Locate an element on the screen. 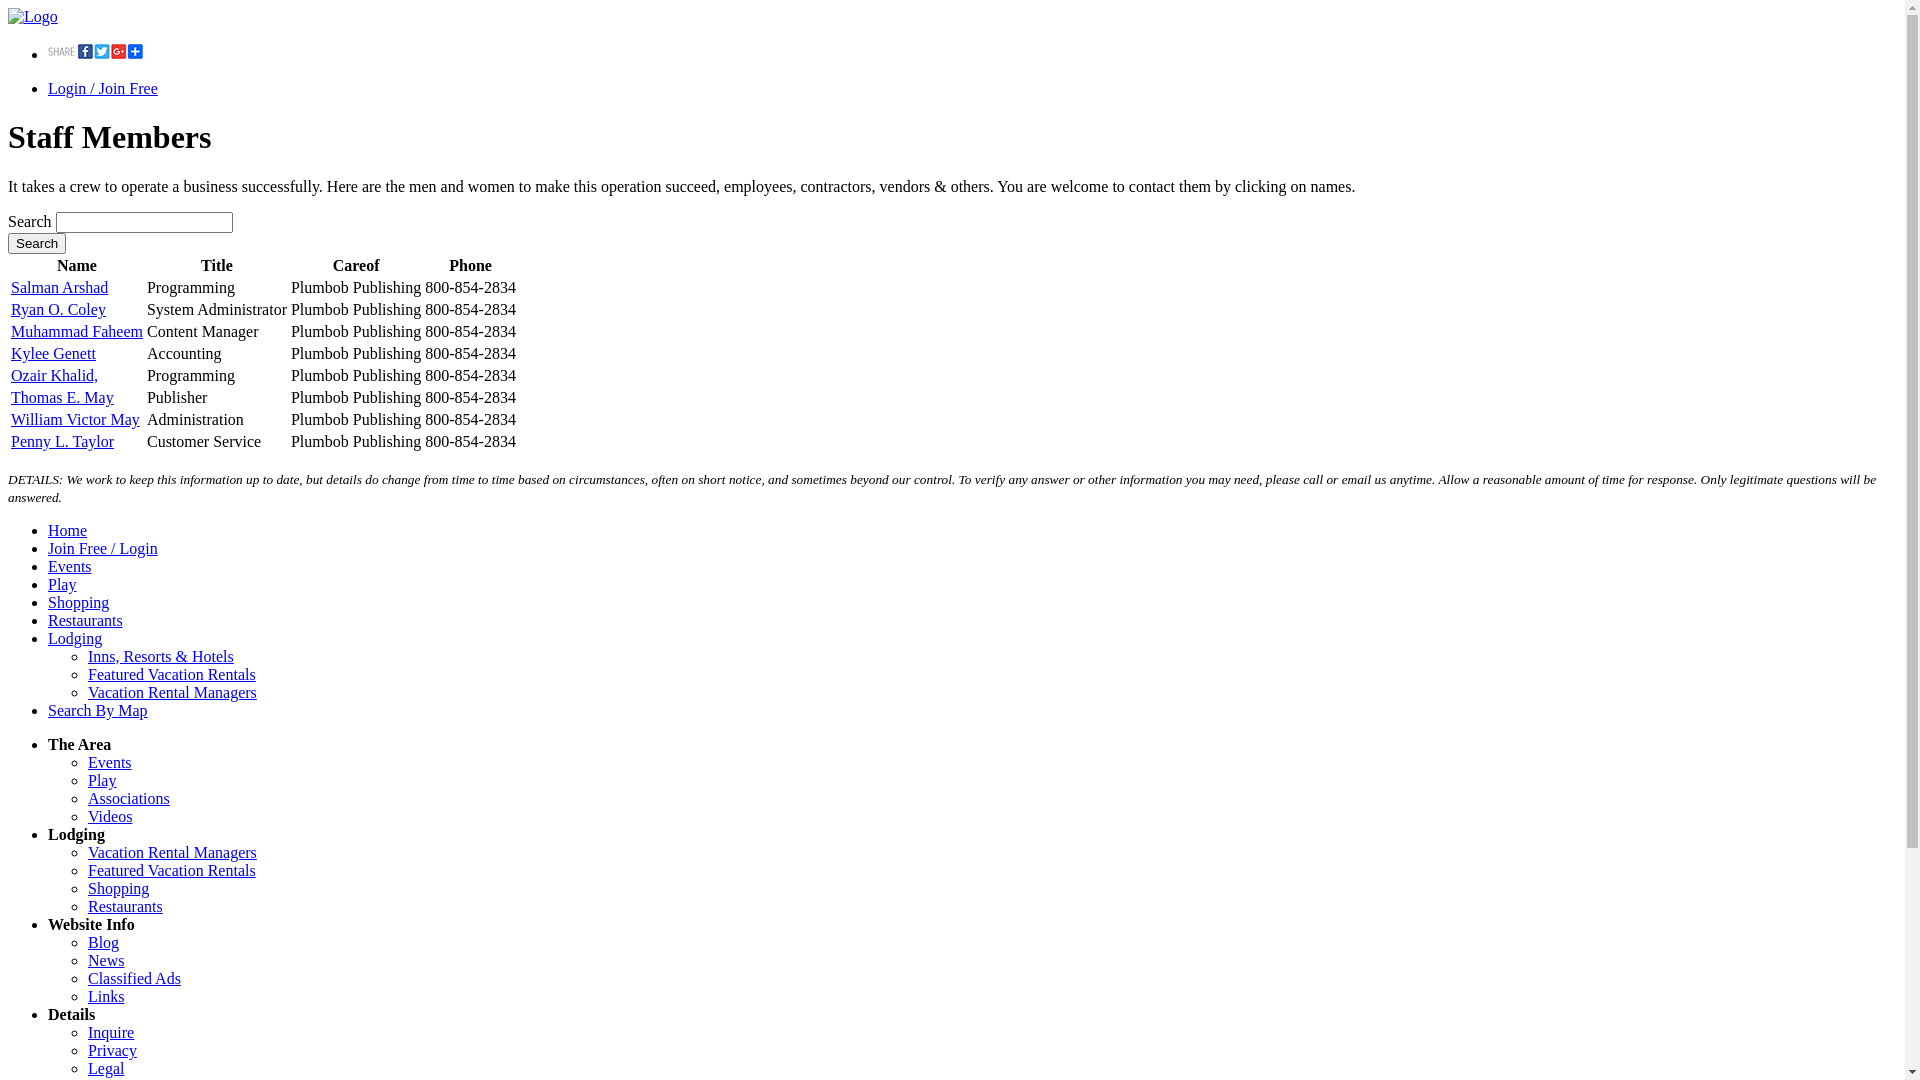 The height and width of the screenshot is (1080, 1920). 'Associations' is located at coordinates (128, 797).